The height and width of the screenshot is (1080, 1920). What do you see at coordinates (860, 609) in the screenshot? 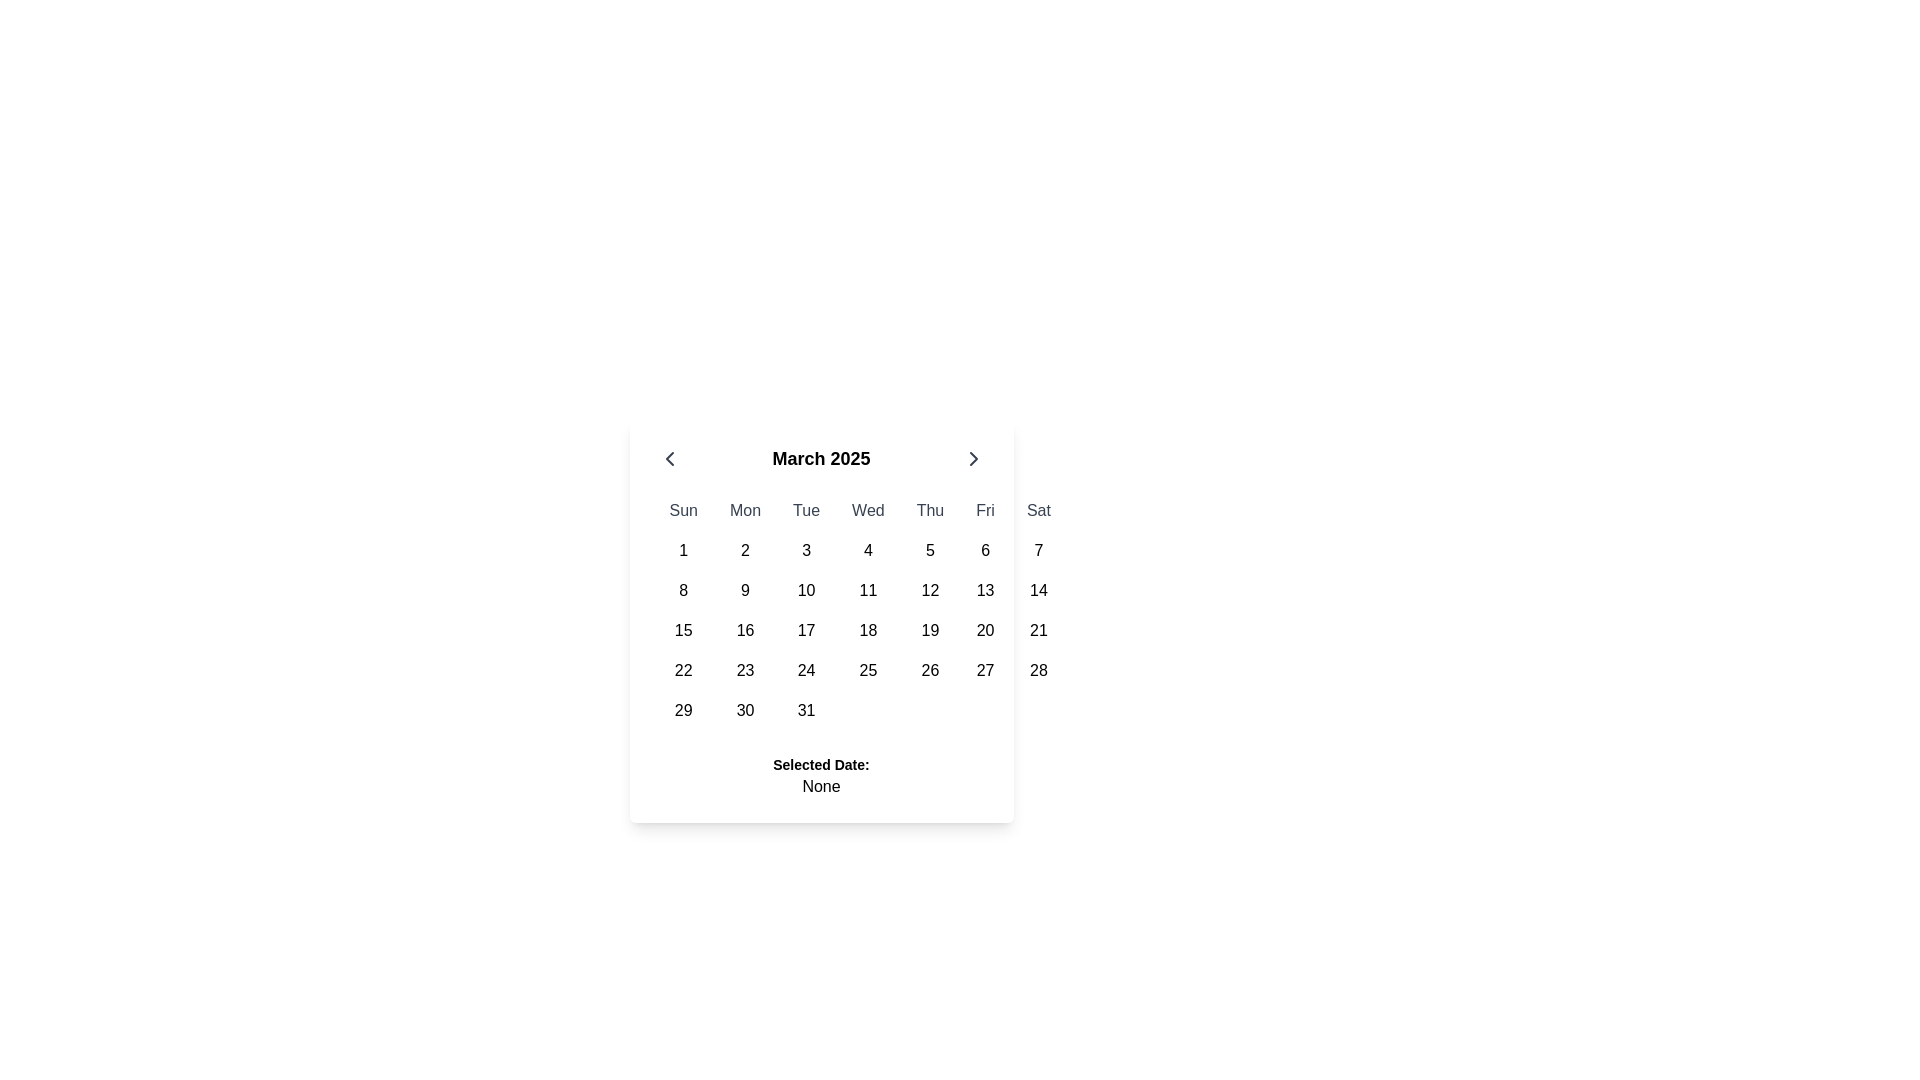
I see `a date in the Calendar grid element located below the 'March 2025' title` at bounding box center [860, 609].